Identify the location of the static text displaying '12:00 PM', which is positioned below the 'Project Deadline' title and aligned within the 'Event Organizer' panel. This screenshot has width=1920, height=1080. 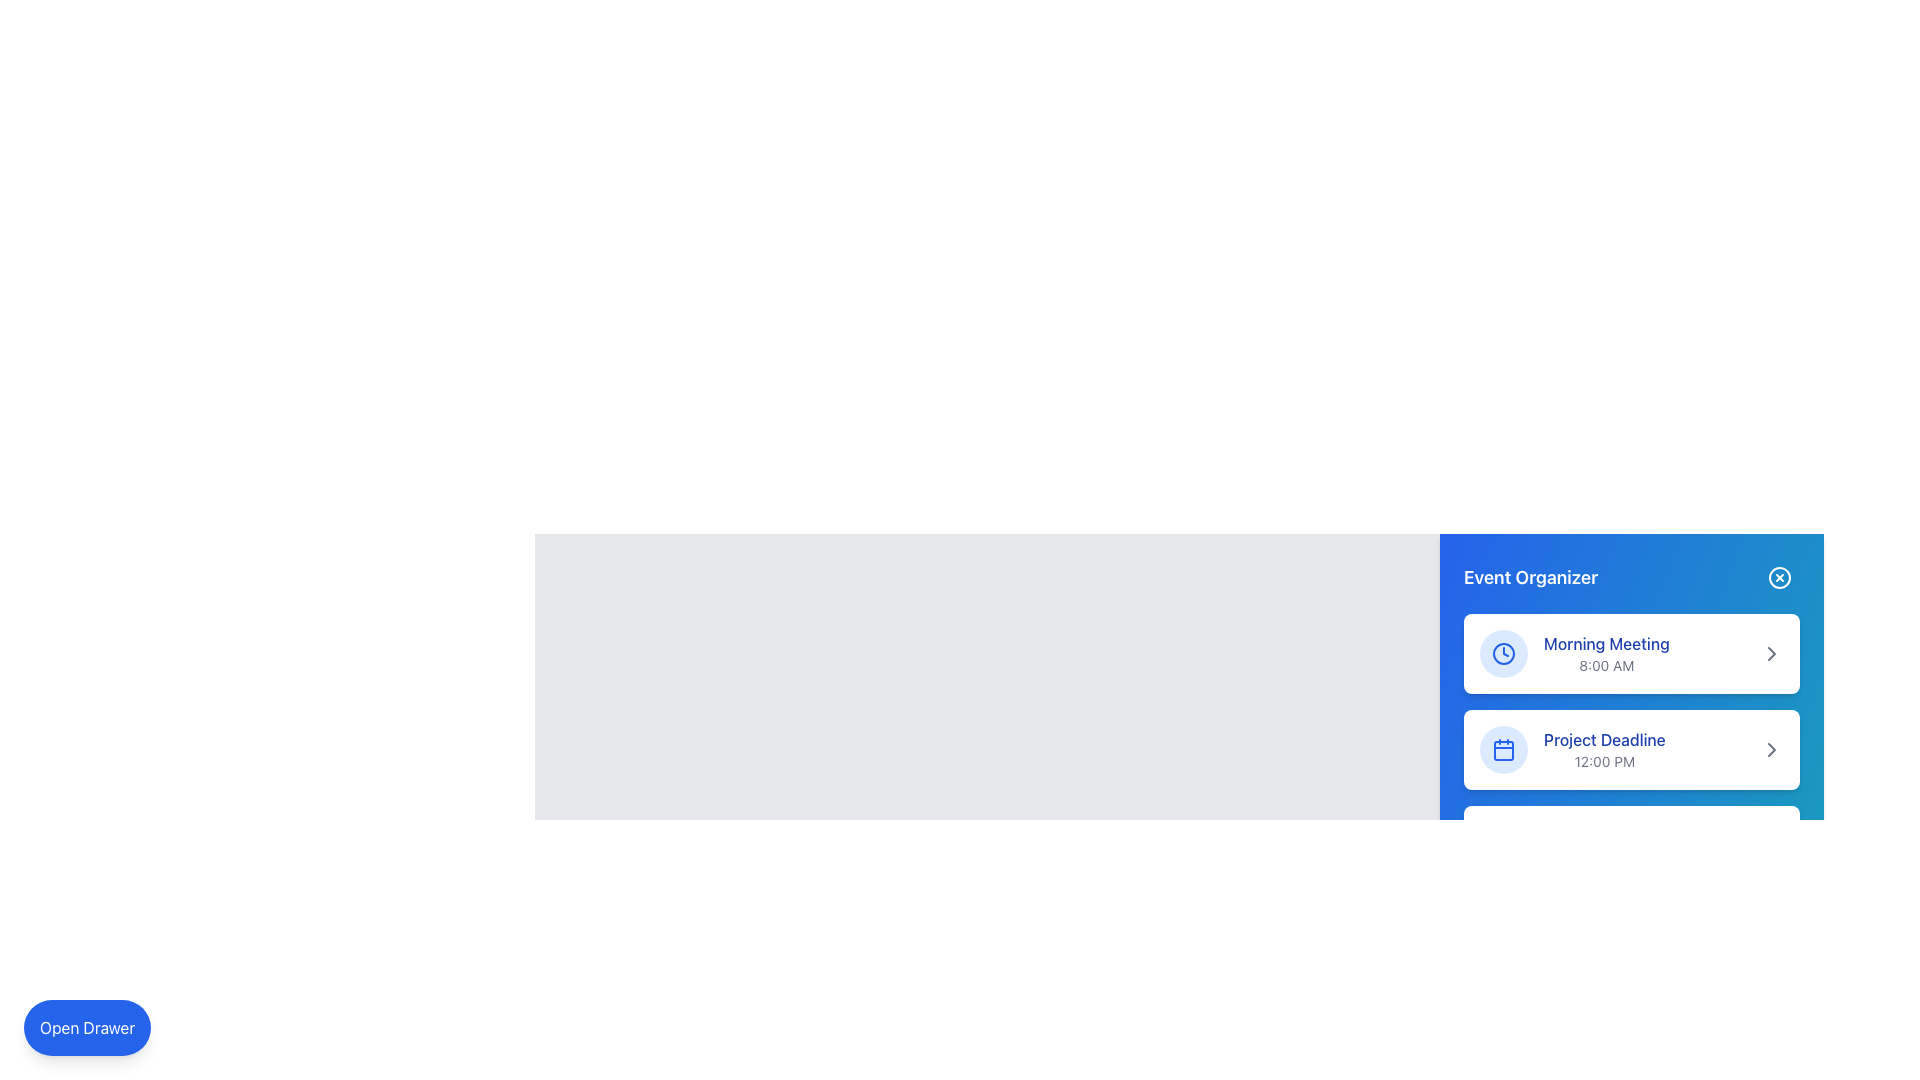
(1604, 762).